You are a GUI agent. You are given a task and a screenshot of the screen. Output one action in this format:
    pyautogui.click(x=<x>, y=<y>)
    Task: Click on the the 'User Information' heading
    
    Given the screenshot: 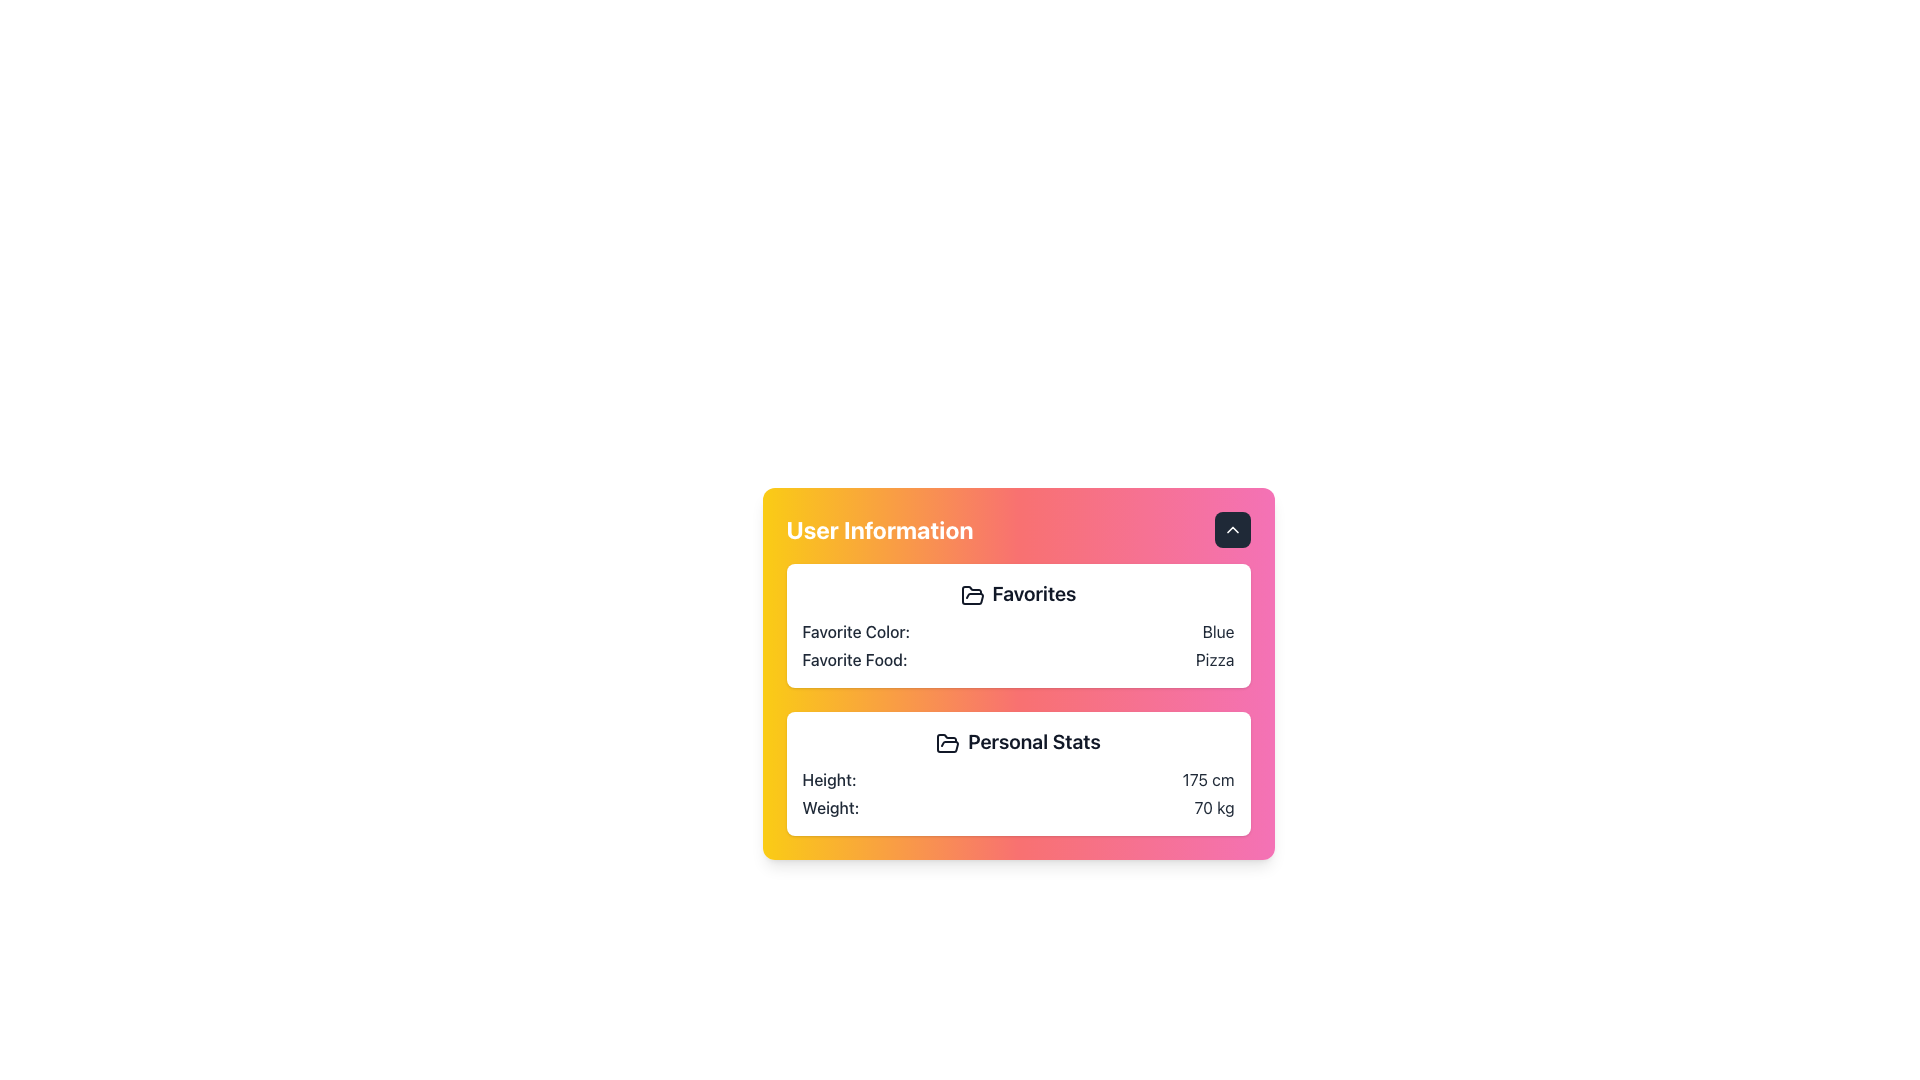 What is the action you would take?
    pyautogui.click(x=879, y=528)
    